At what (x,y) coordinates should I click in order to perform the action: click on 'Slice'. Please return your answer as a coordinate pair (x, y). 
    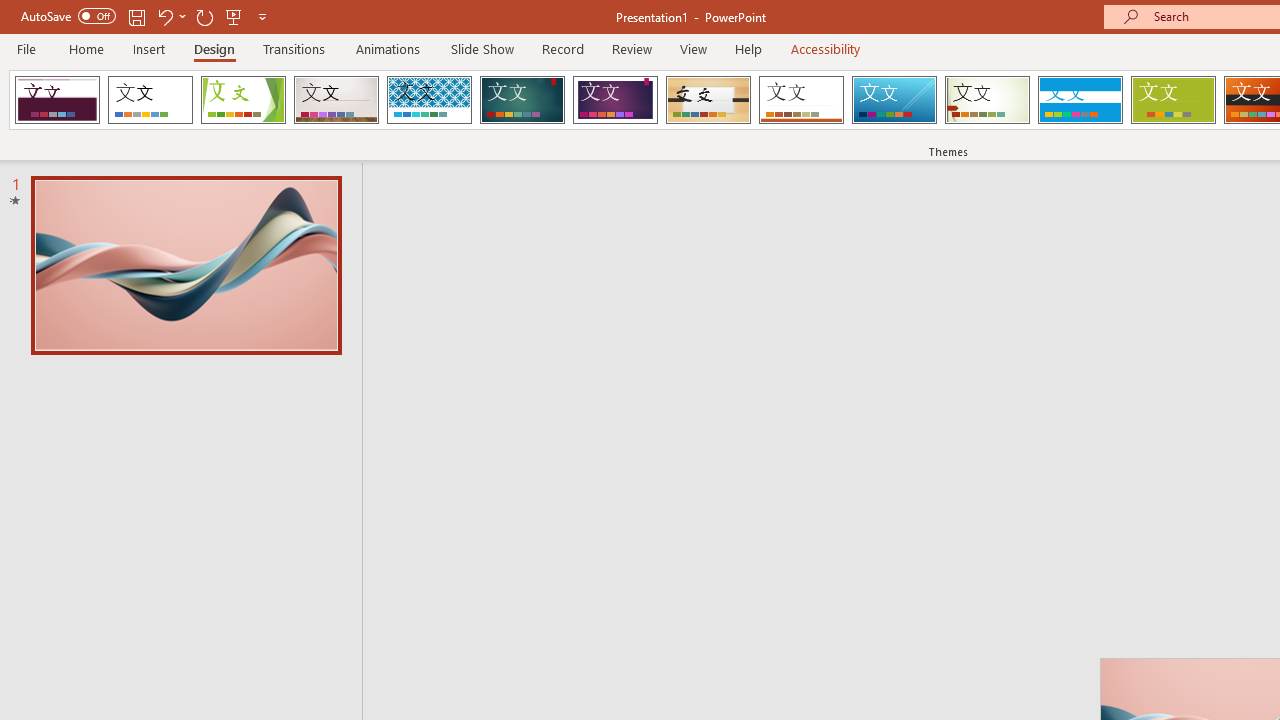
    Looking at the image, I should click on (893, 100).